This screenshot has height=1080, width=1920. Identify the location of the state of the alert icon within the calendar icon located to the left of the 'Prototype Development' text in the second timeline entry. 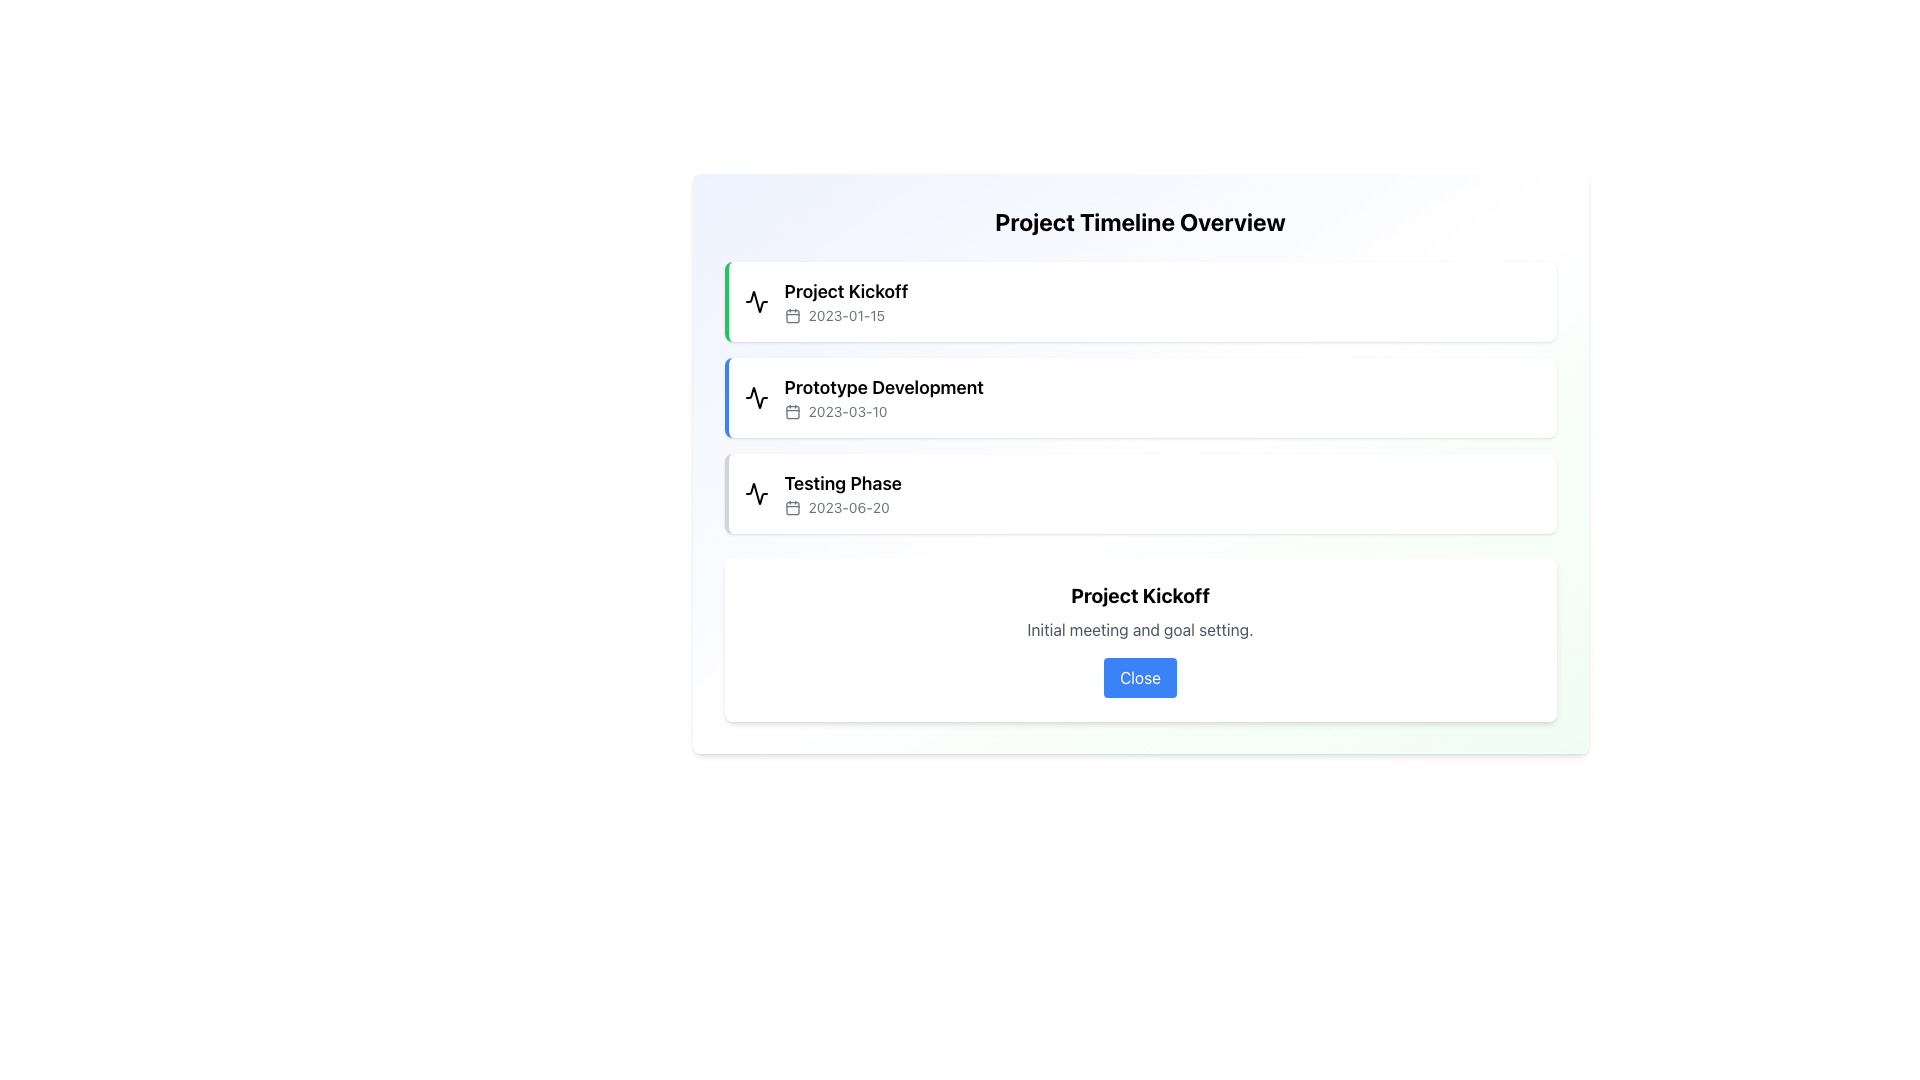
(791, 411).